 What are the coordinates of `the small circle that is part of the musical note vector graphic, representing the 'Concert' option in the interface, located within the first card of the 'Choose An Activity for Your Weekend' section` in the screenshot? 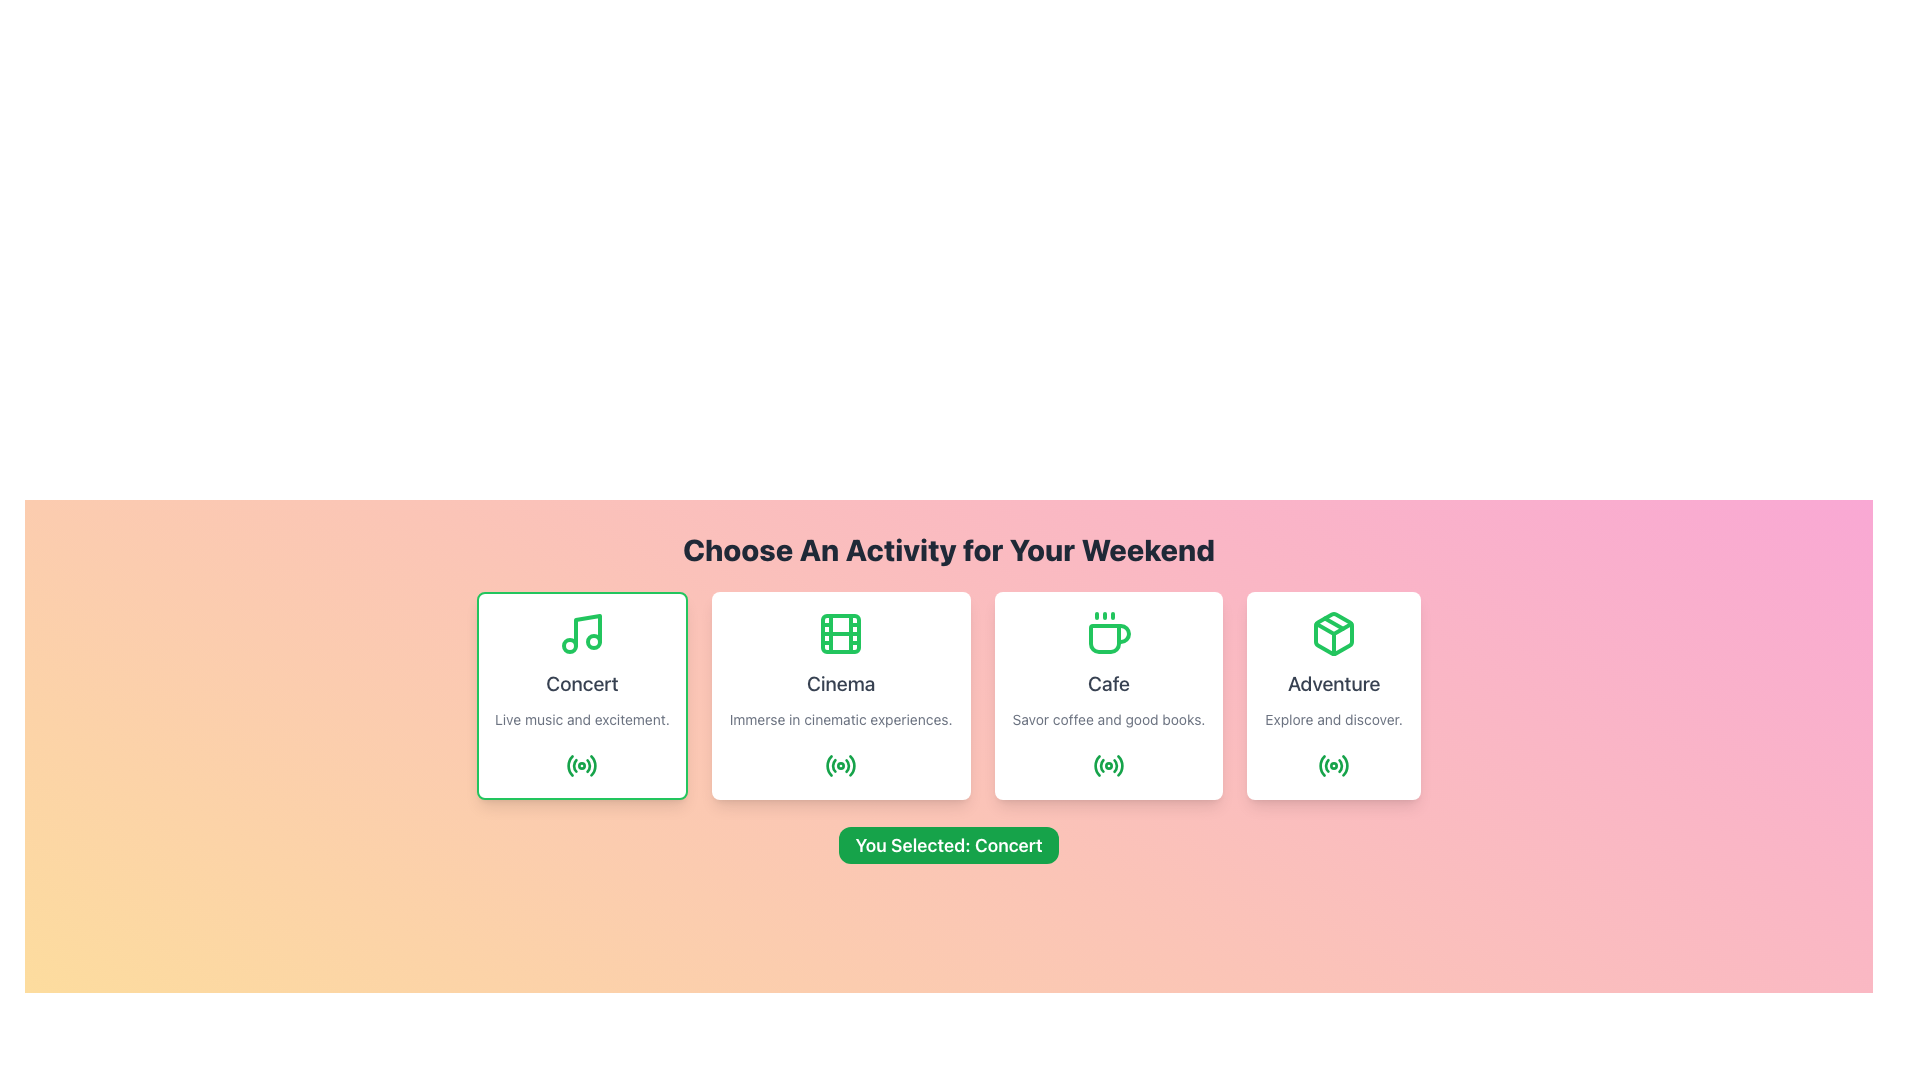 It's located at (569, 645).